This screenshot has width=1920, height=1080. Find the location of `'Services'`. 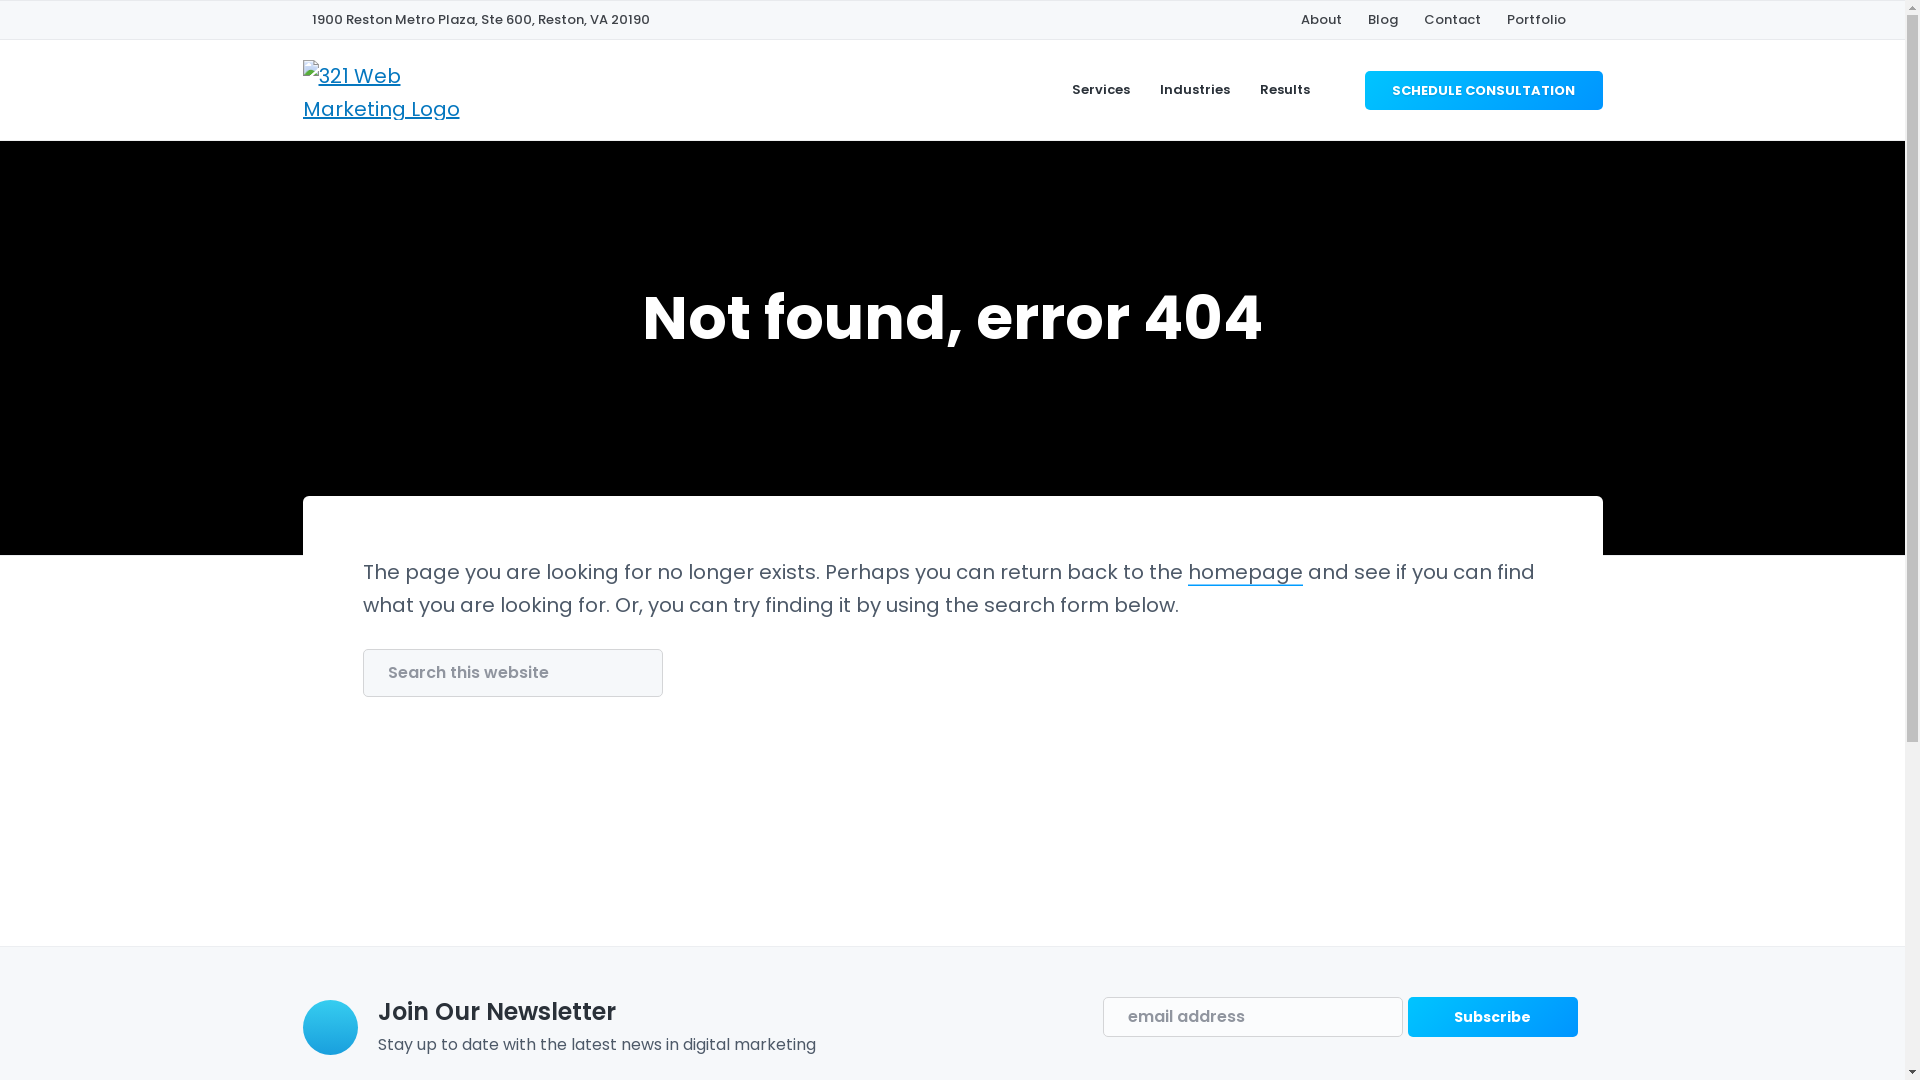

'Services' is located at coordinates (1099, 88).